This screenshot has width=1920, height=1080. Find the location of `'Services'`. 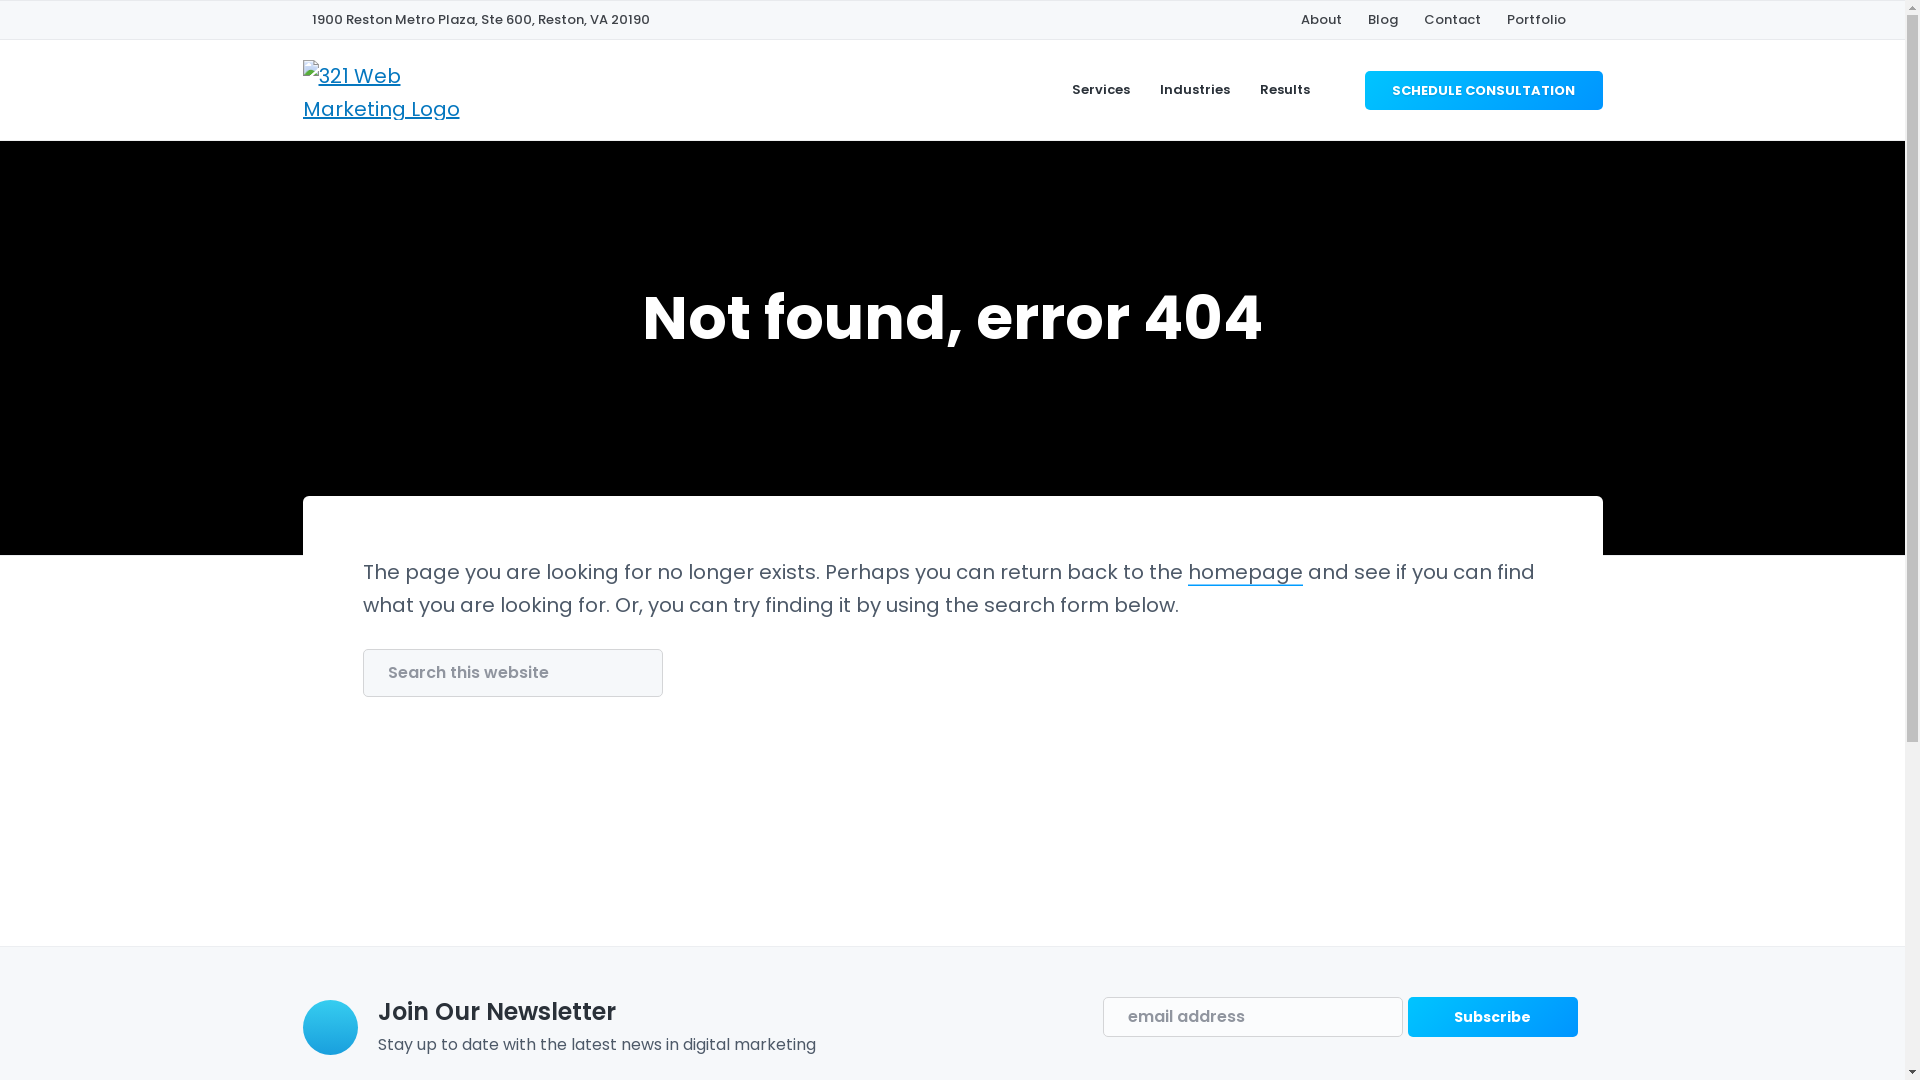

'Services' is located at coordinates (1099, 88).